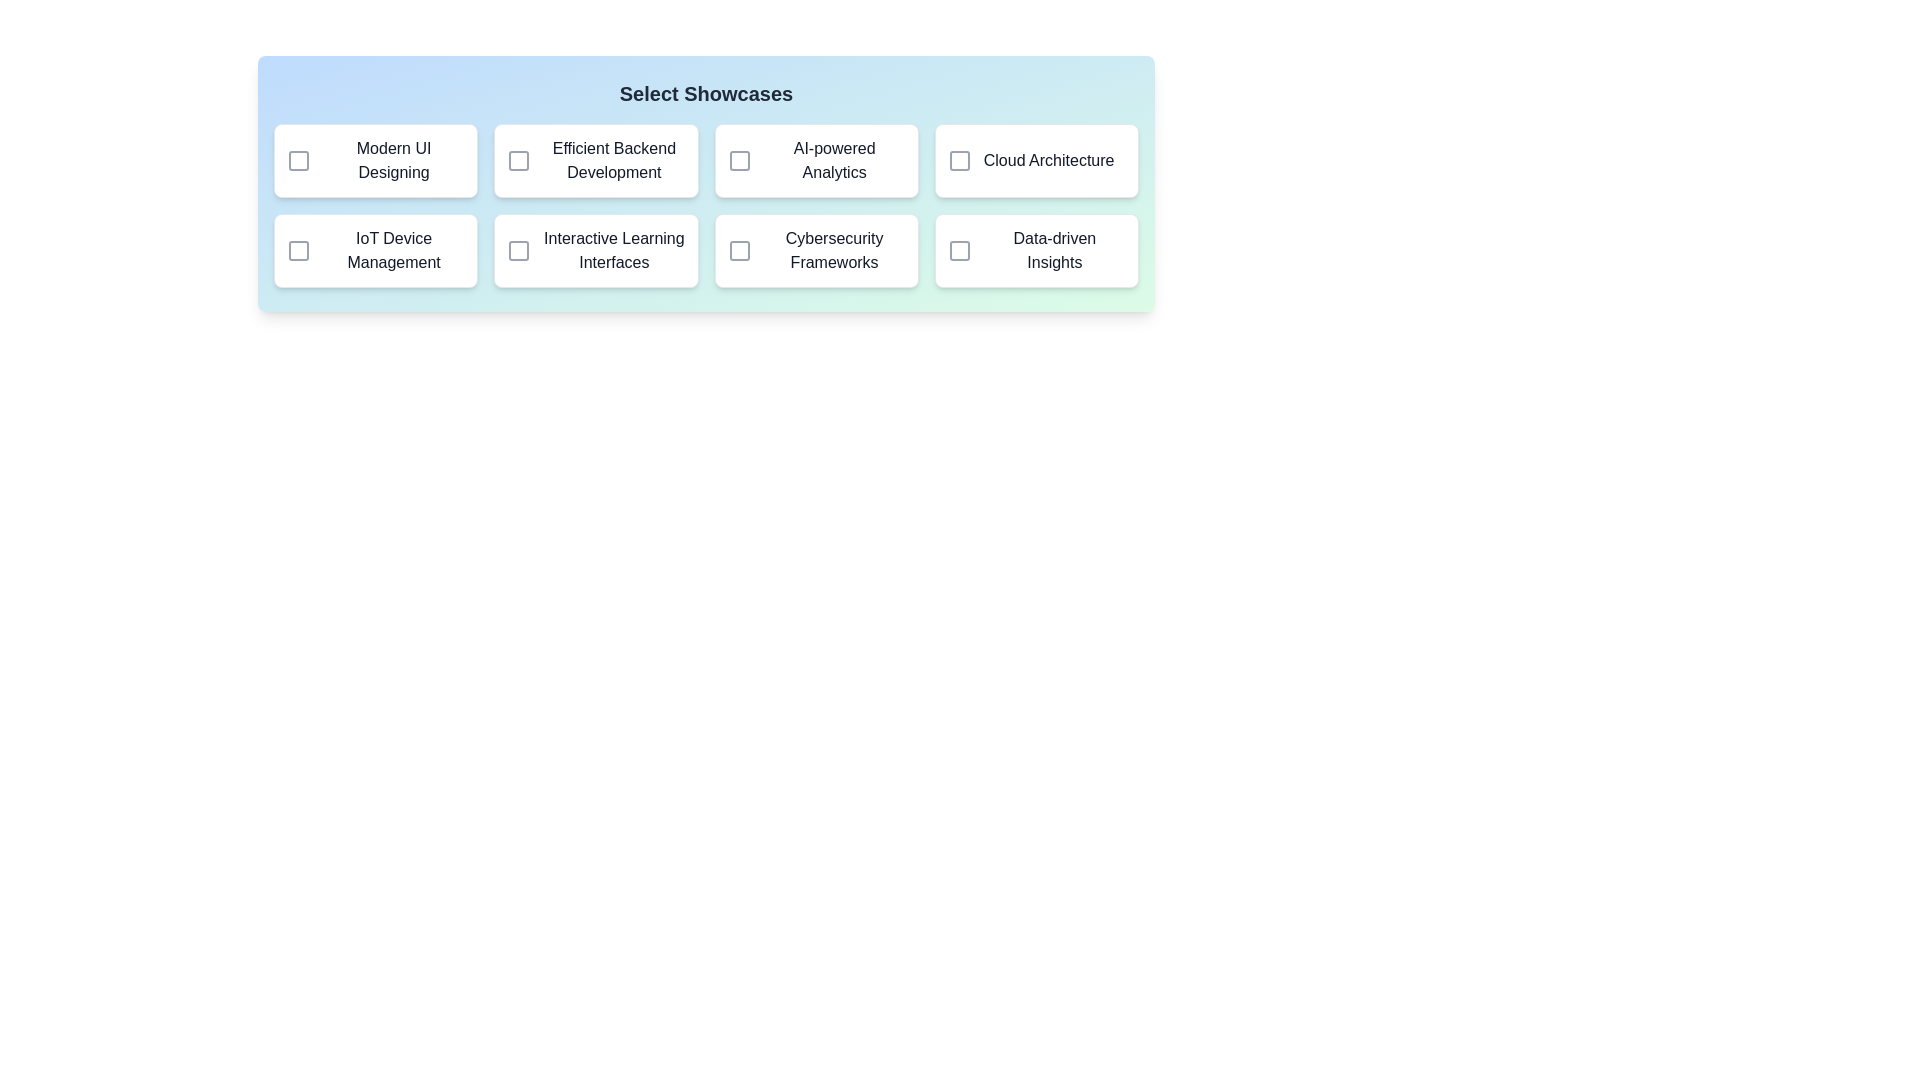 The width and height of the screenshot is (1920, 1080). Describe the element at coordinates (738, 249) in the screenshot. I see `the showcase corresponding to Cybersecurity Frameworks` at that location.